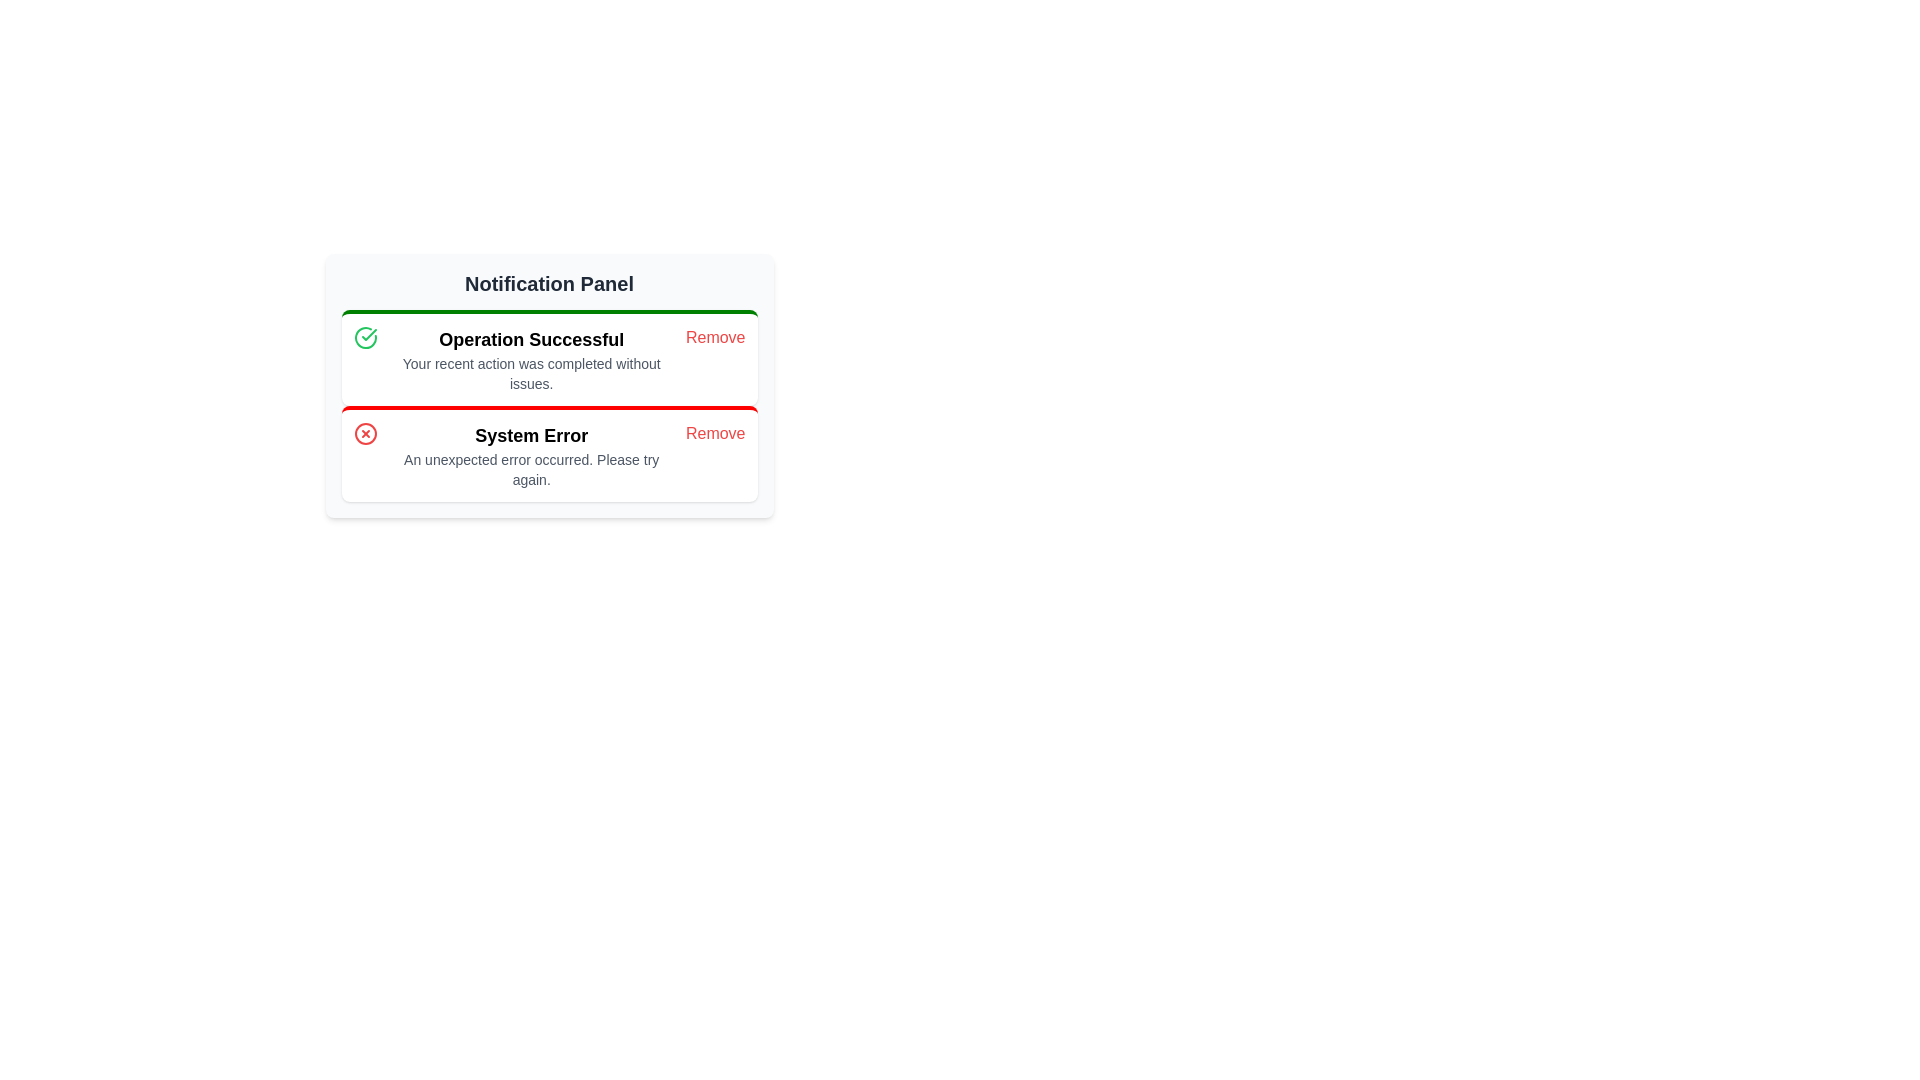 This screenshot has height=1080, width=1920. What do you see at coordinates (531, 338) in the screenshot?
I see `the success notification title text label that summarizes the outcome of the user's action, located in the green-bordered area above the descriptive text` at bounding box center [531, 338].